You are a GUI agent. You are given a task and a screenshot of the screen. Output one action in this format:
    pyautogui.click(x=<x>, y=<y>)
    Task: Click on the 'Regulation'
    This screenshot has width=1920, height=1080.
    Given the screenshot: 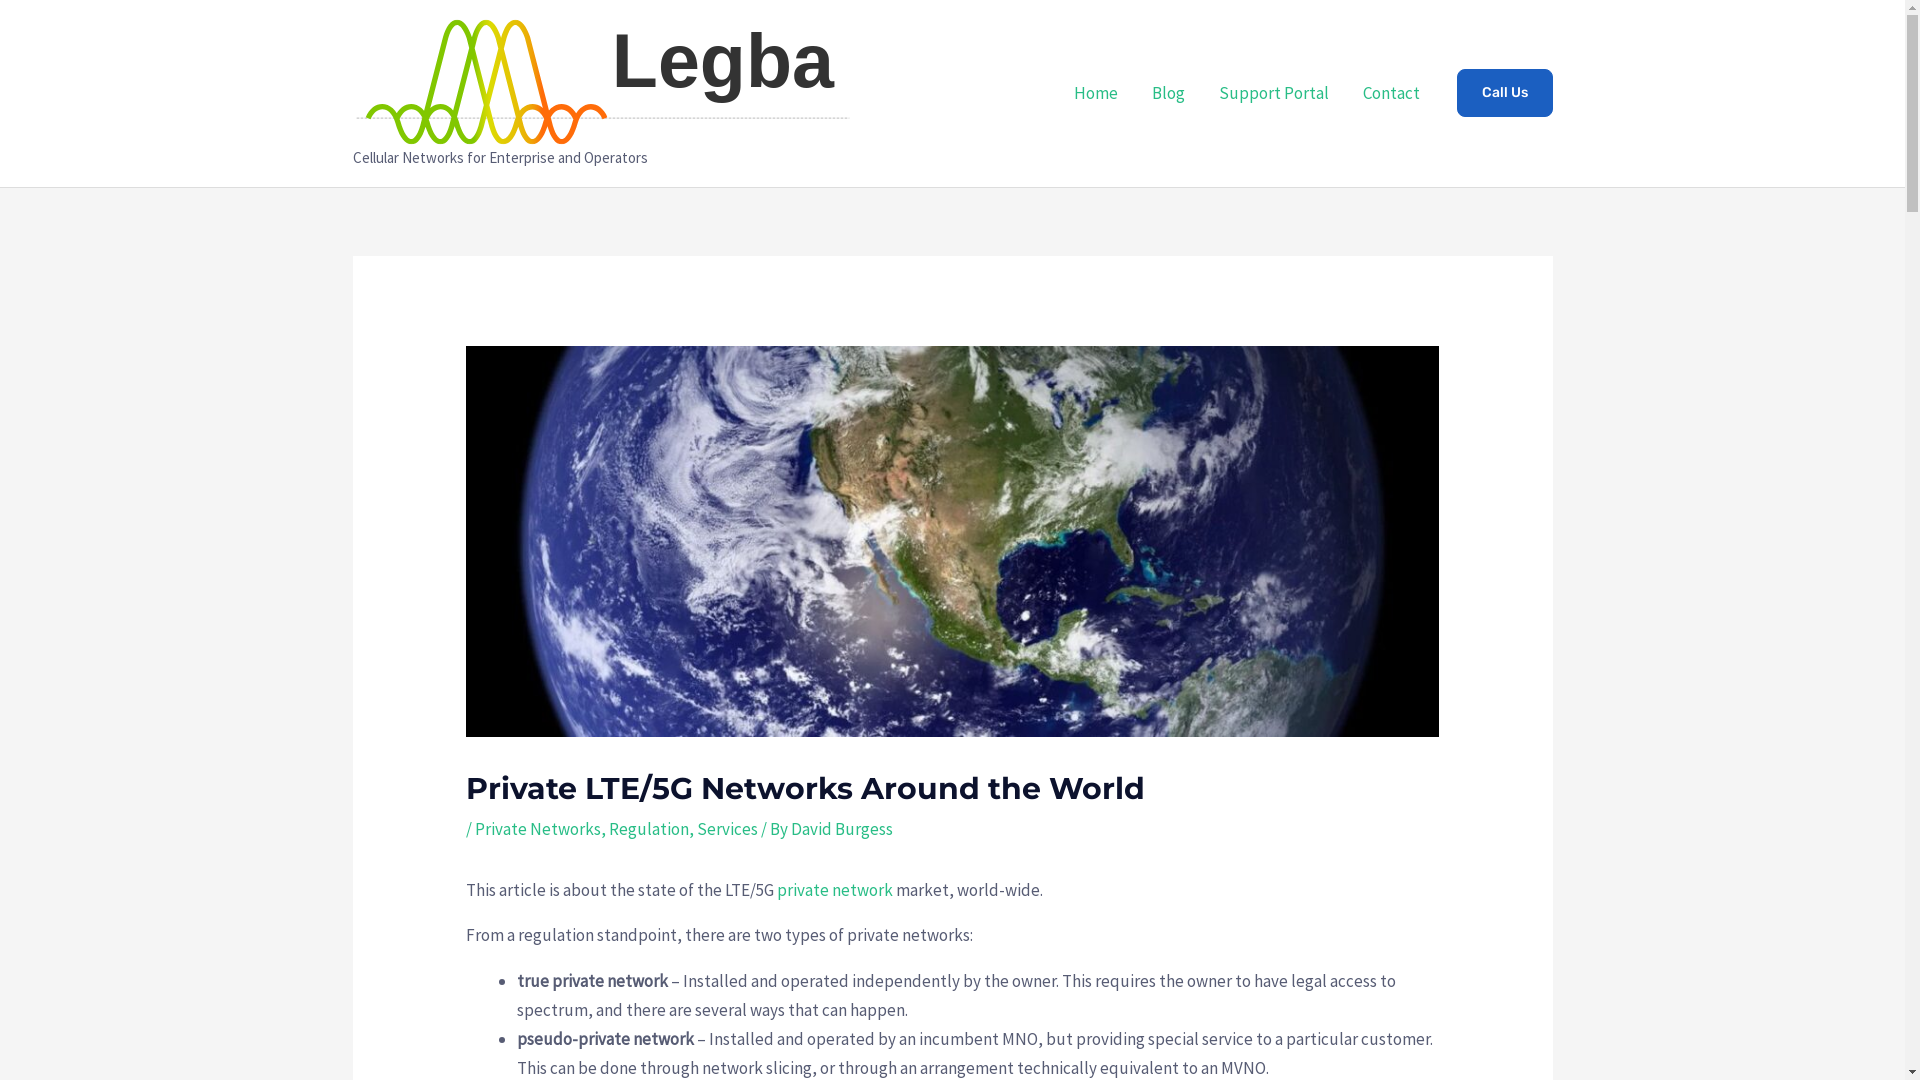 What is the action you would take?
    pyautogui.click(x=648, y=829)
    